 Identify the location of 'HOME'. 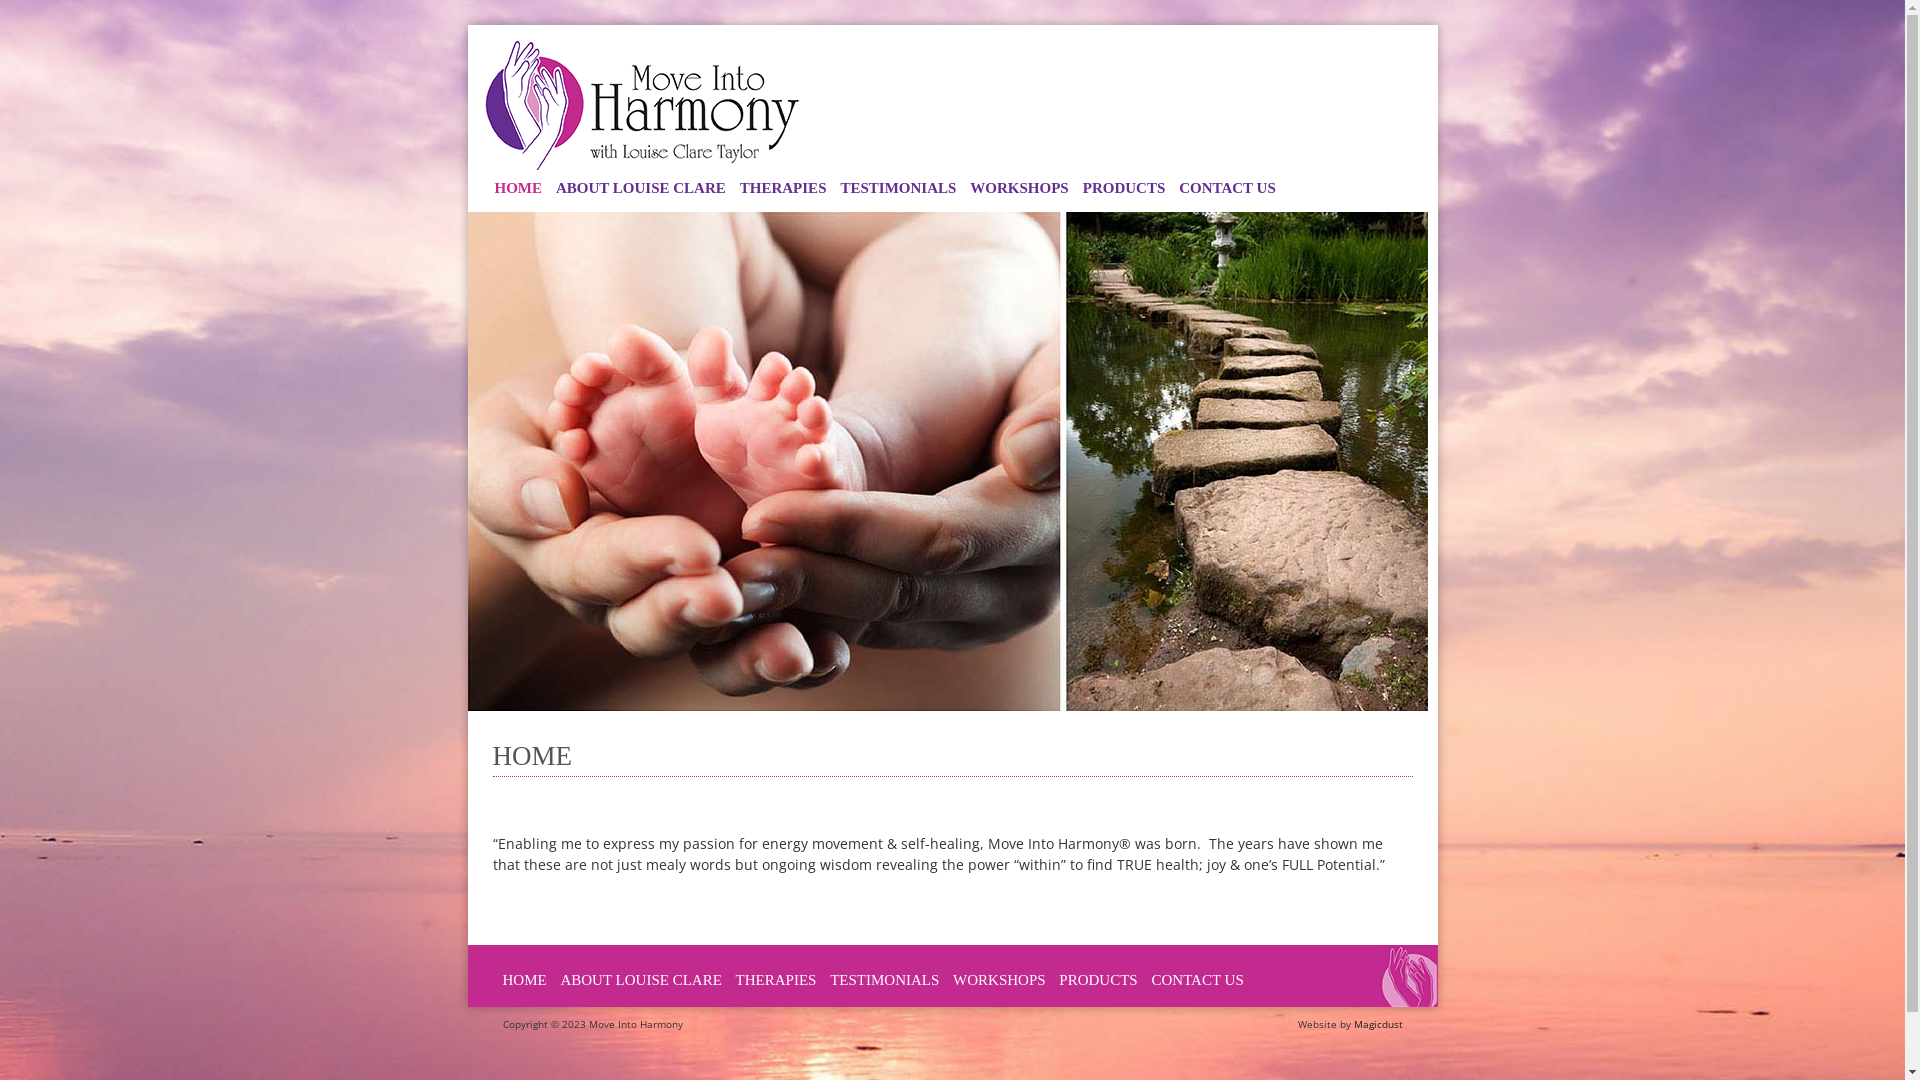
(523, 978).